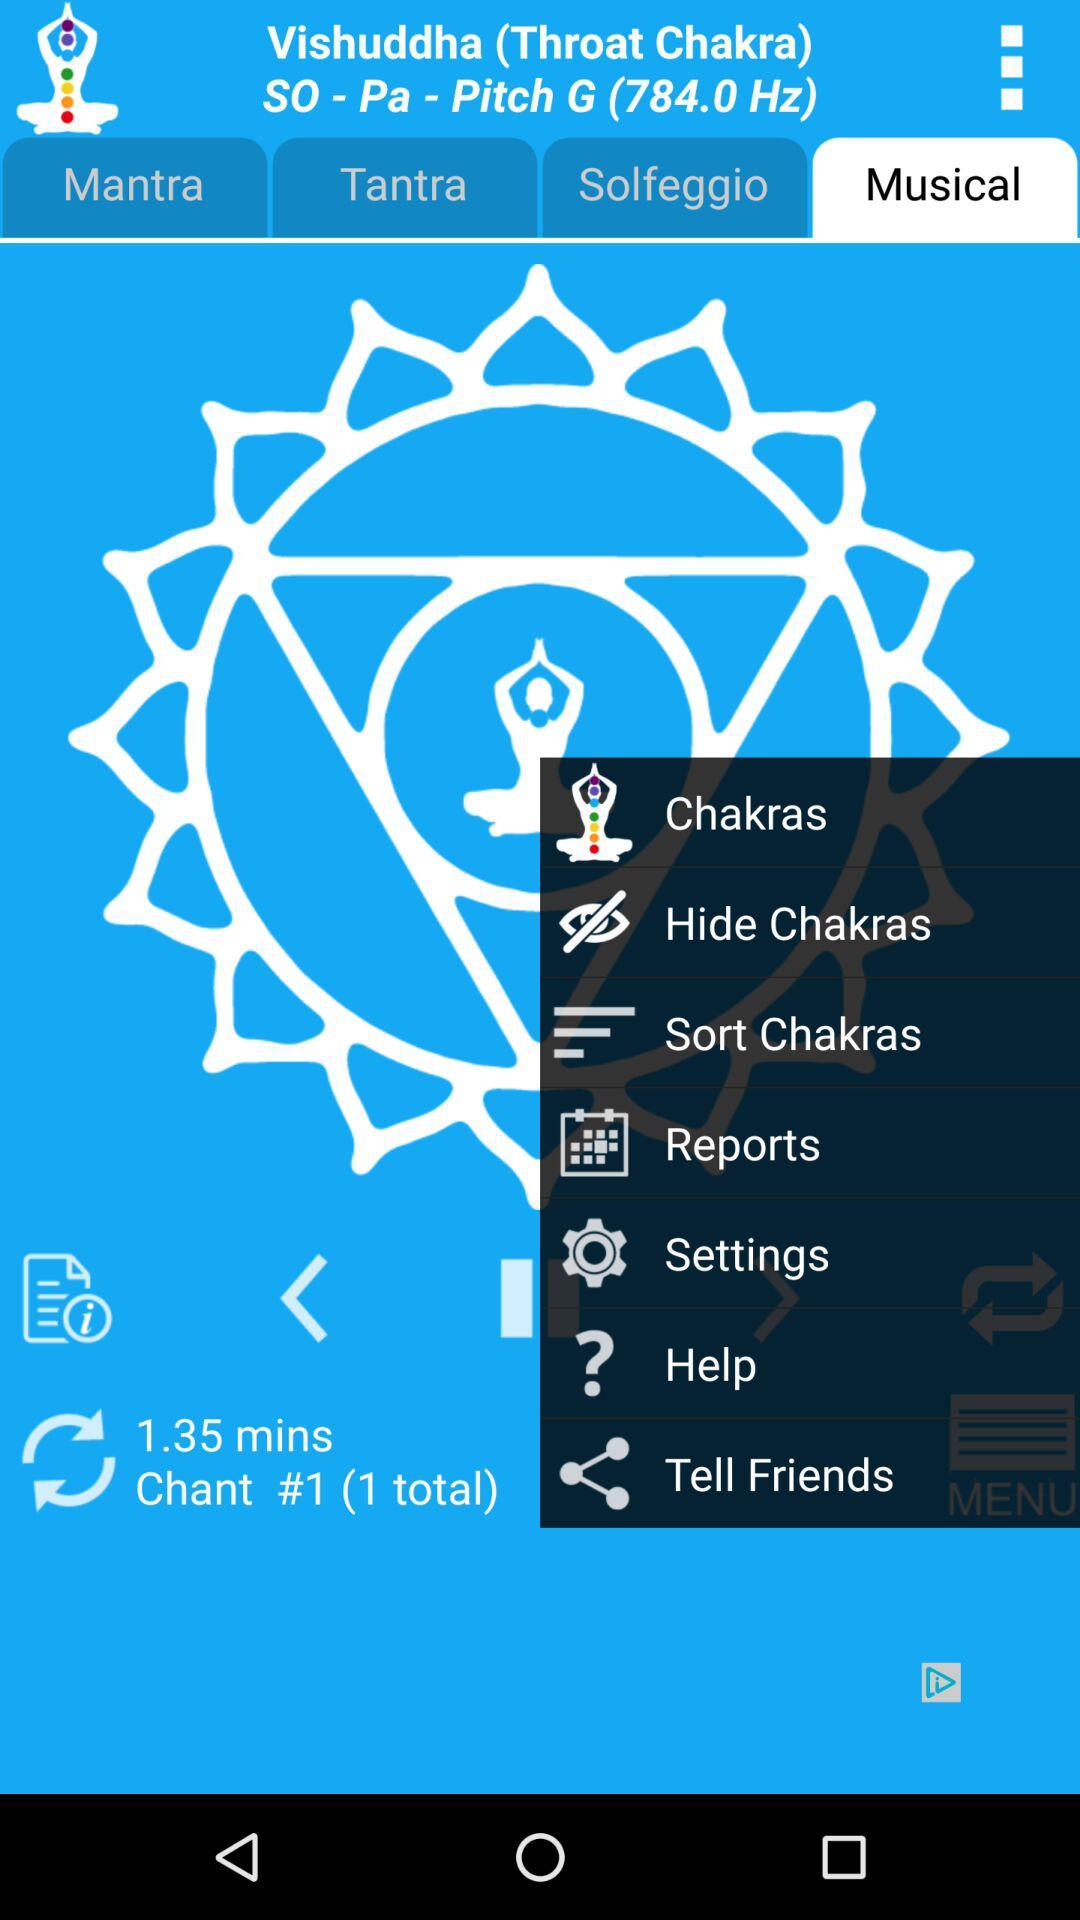 The height and width of the screenshot is (1920, 1080). Describe the element at coordinates (1012, 67) in the screenshot. I see `settings page` at that location.